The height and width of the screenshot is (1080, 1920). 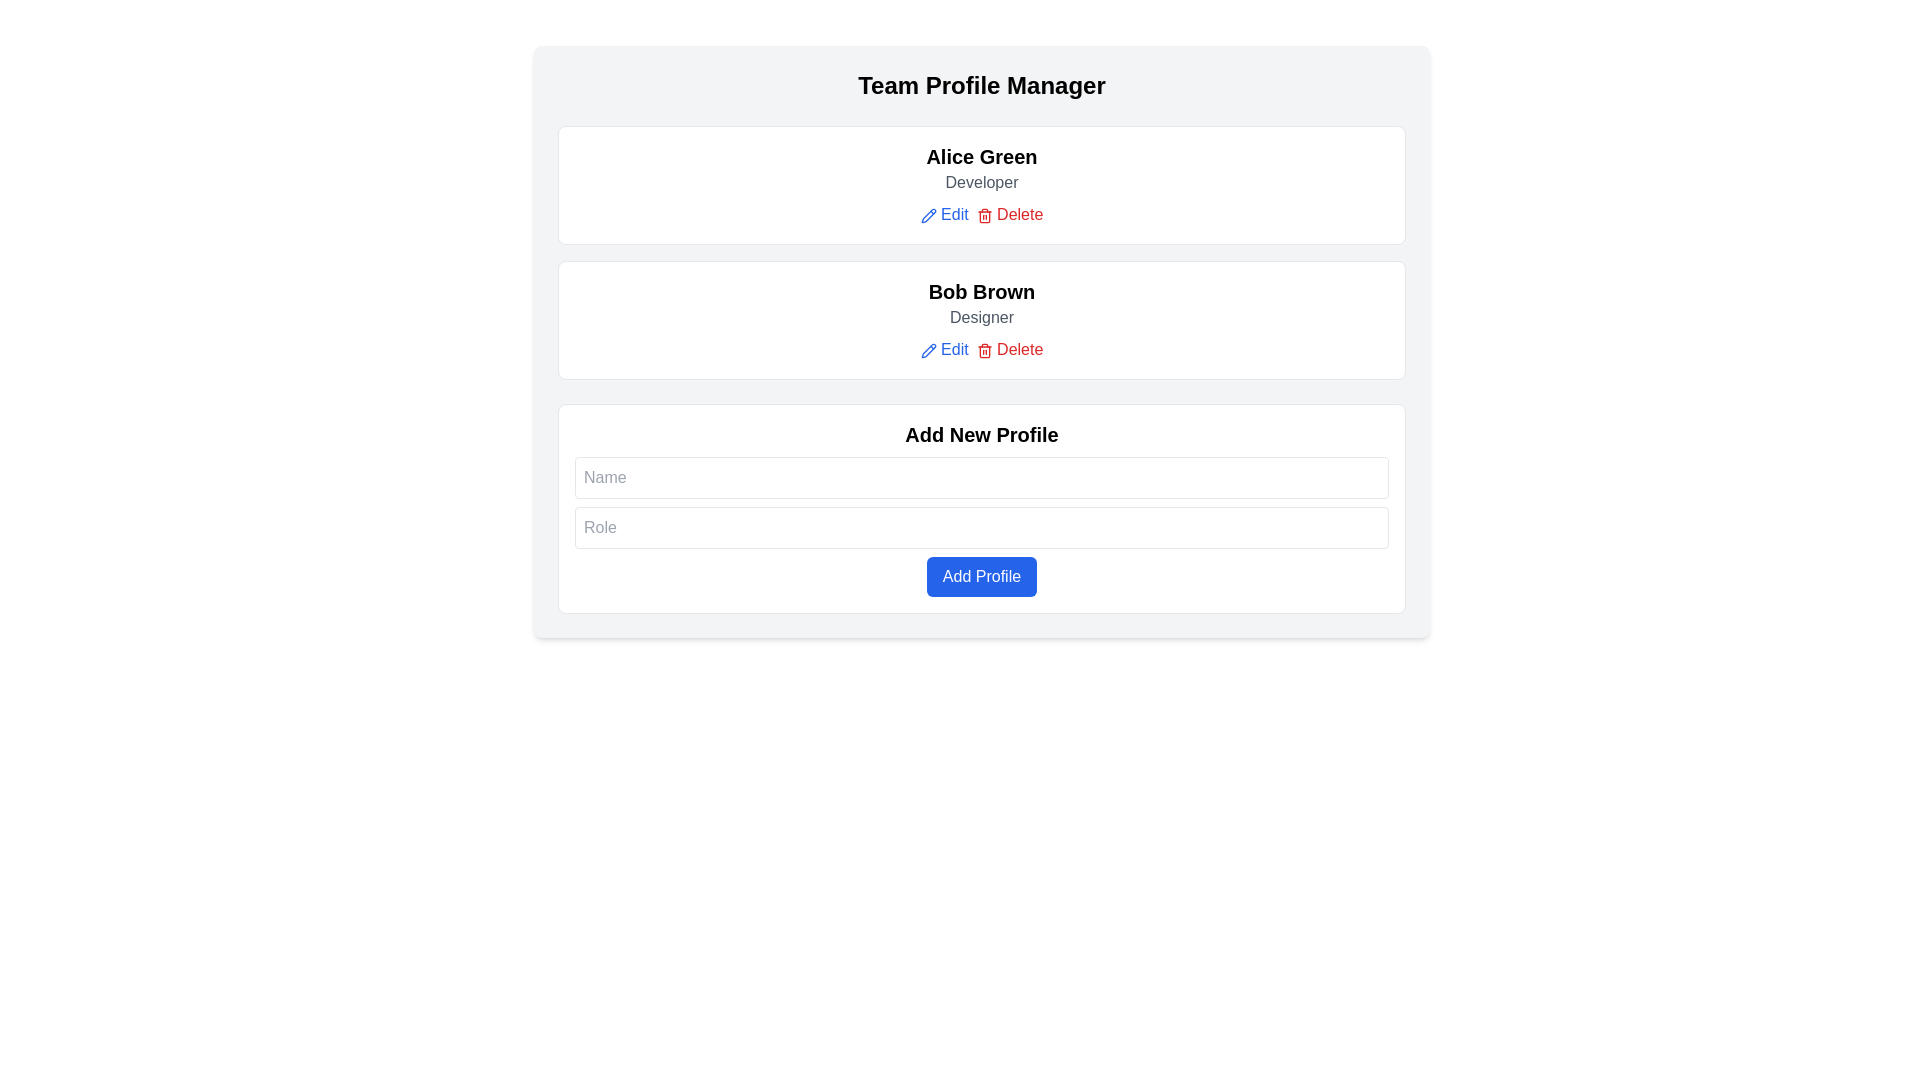 What do you see at coordinates (984, 350) in the screenshot?
I see `the trash can icon in the action group next to 'Edit' for 'Bob Brown - Designer'` at bounding box center [984, 350].